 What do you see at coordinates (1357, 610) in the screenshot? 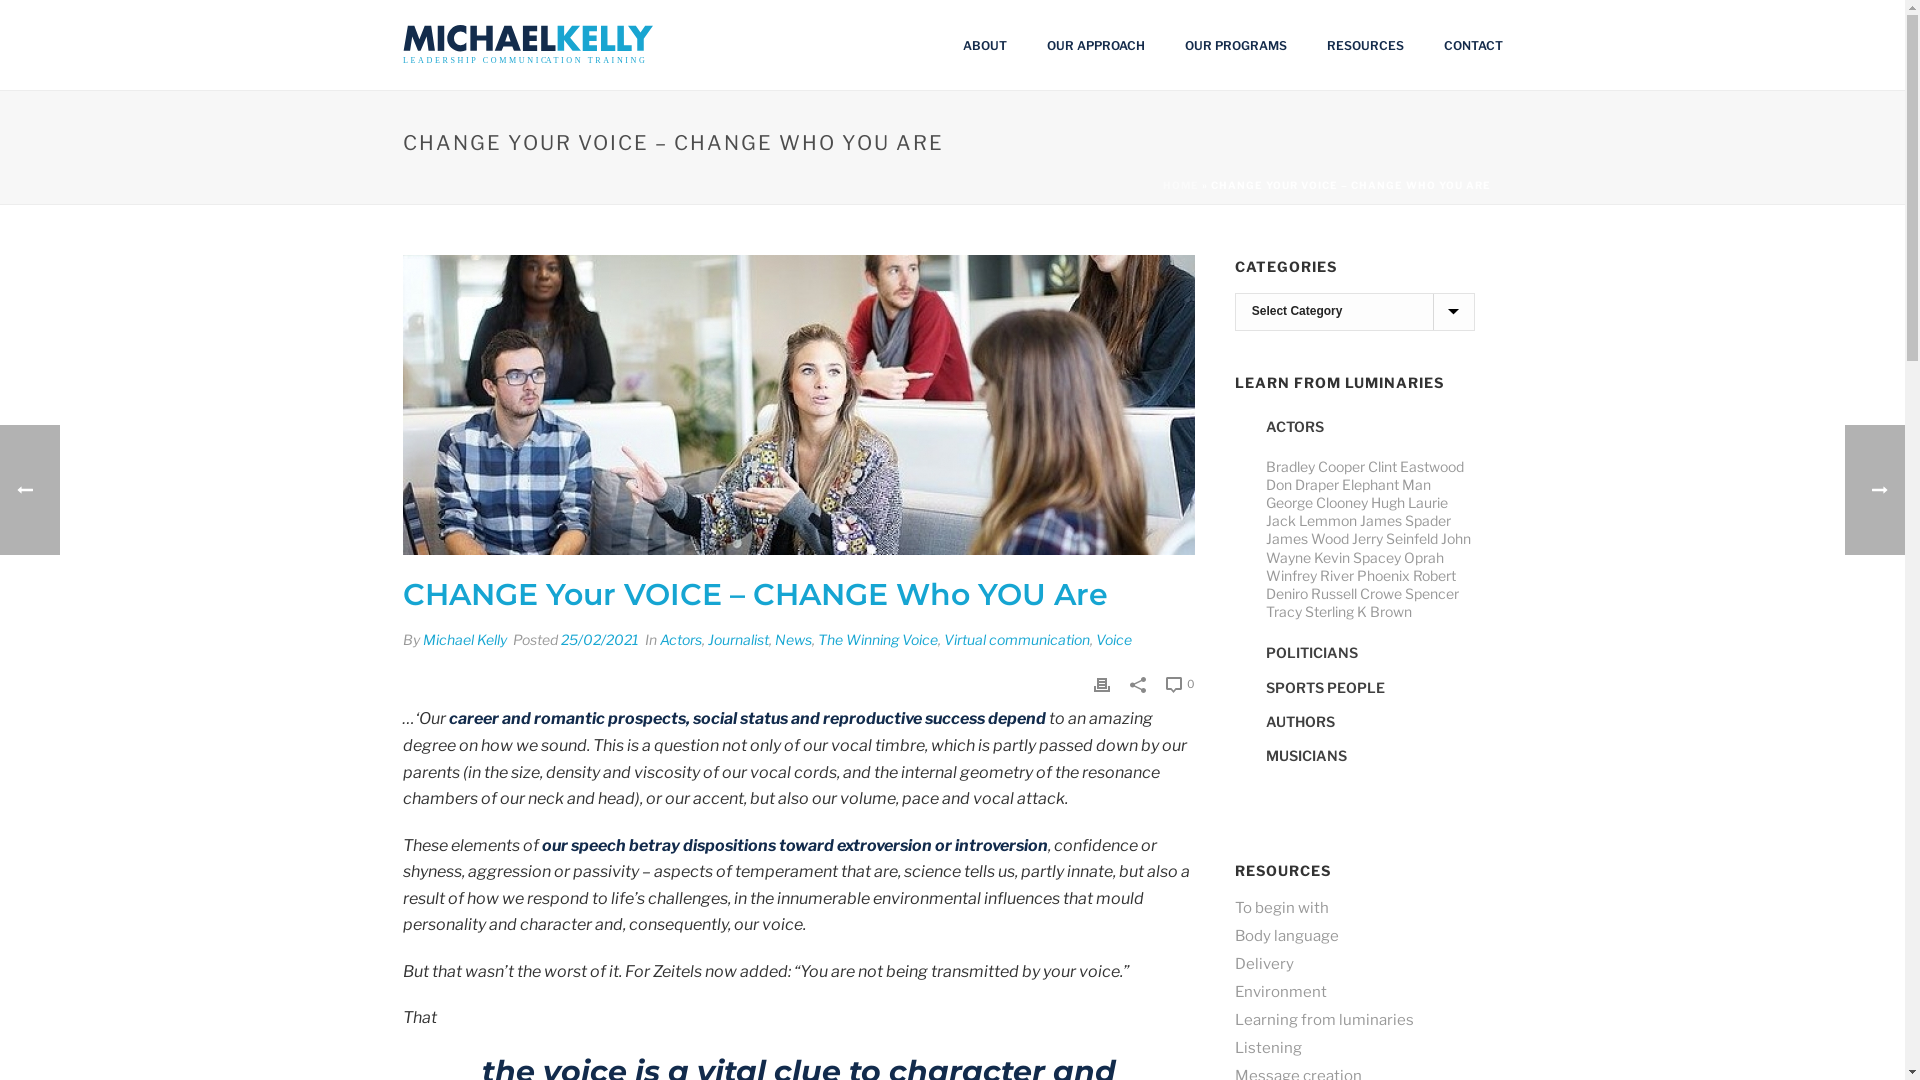
I see `'Sterling K Brown'` at bounding box center [1357, 610].